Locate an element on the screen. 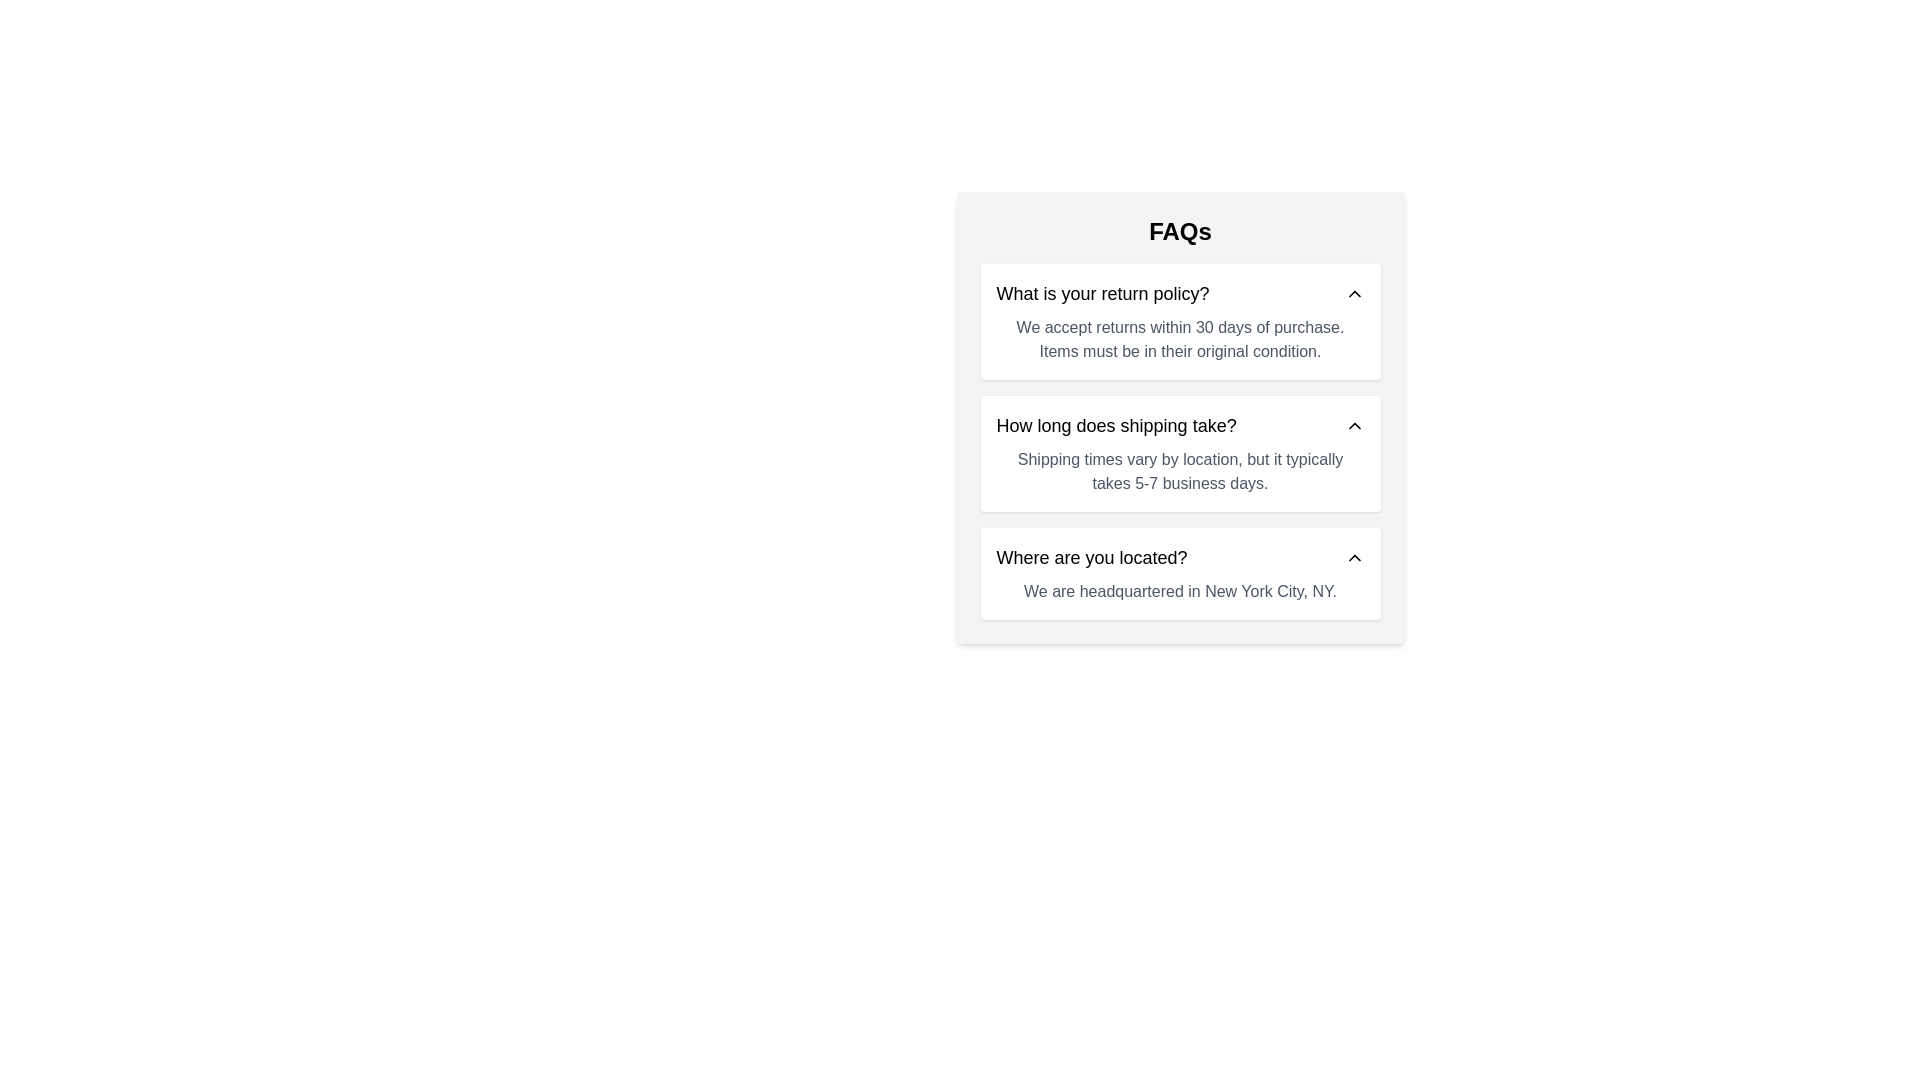 This screenshot has width=1920, height=1080. the clickable header with a chevron icon in the FAQ section for accessibility interactions is located at coordinates (1180, 558).